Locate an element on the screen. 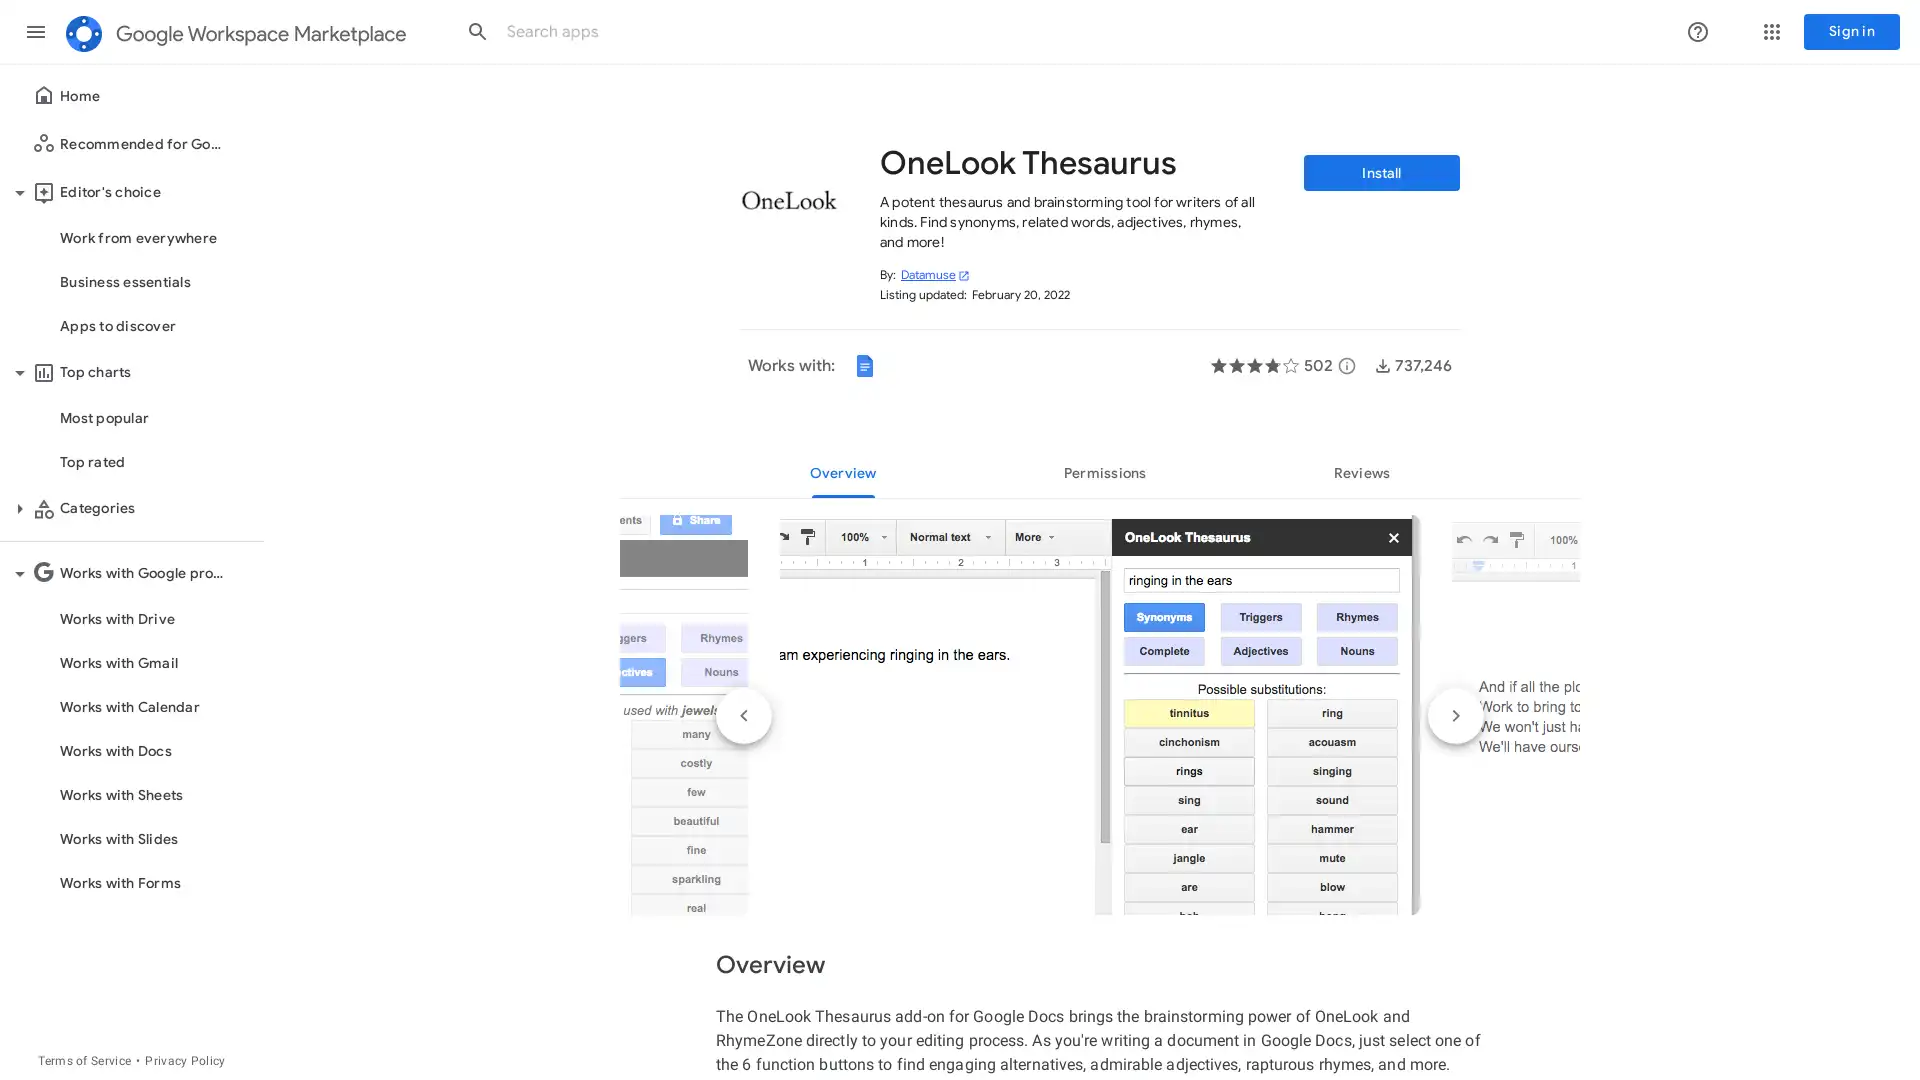 Image resolution: width=1920 pixels, height=1080 pixels. Install is located at coordinates (1381, 172).